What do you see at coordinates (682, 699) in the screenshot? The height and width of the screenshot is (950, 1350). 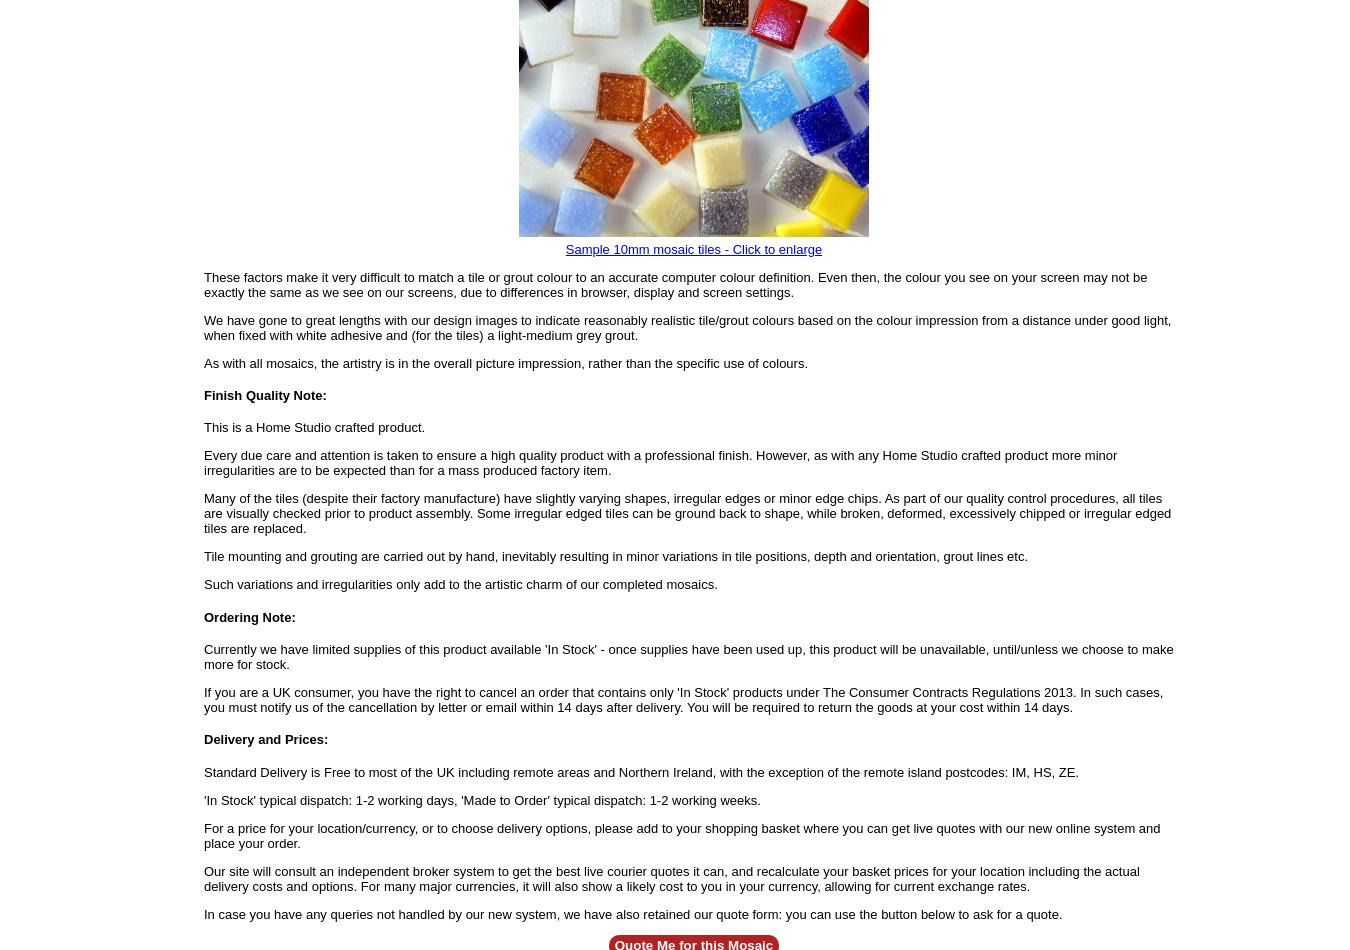 I see `'If you are a UK consumer, you have the right to cancel an order that contains only 'In Stock' products under The Consumer Contracts Regulations 2013. In such cases, you must notify us of the cancellation by letter or email within 14 days after delivery. You will be required to return the goods at your cost within 14 days.'` at bounding box center [682, 699].